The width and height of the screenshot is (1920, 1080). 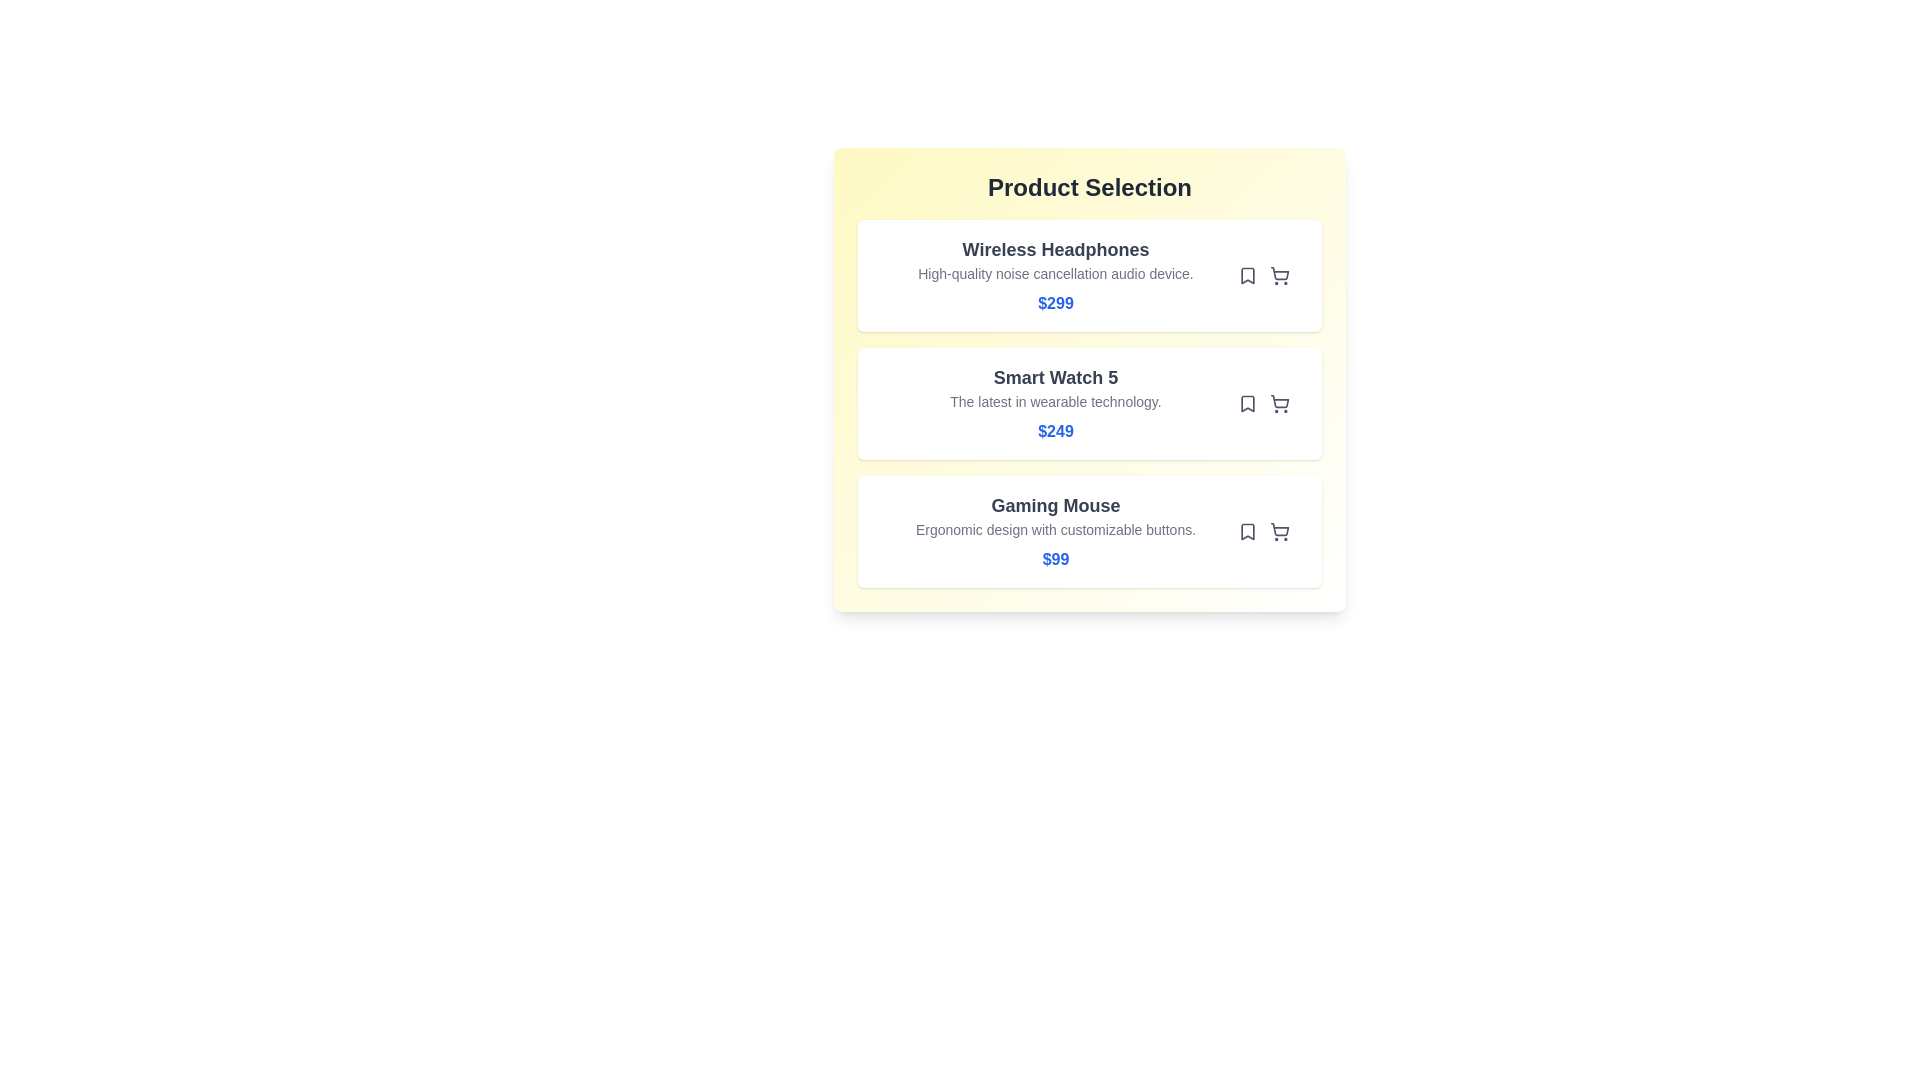 I want to click on the shopping cart icon for the product Gaming Mouse, so click(x=1280, y=531).